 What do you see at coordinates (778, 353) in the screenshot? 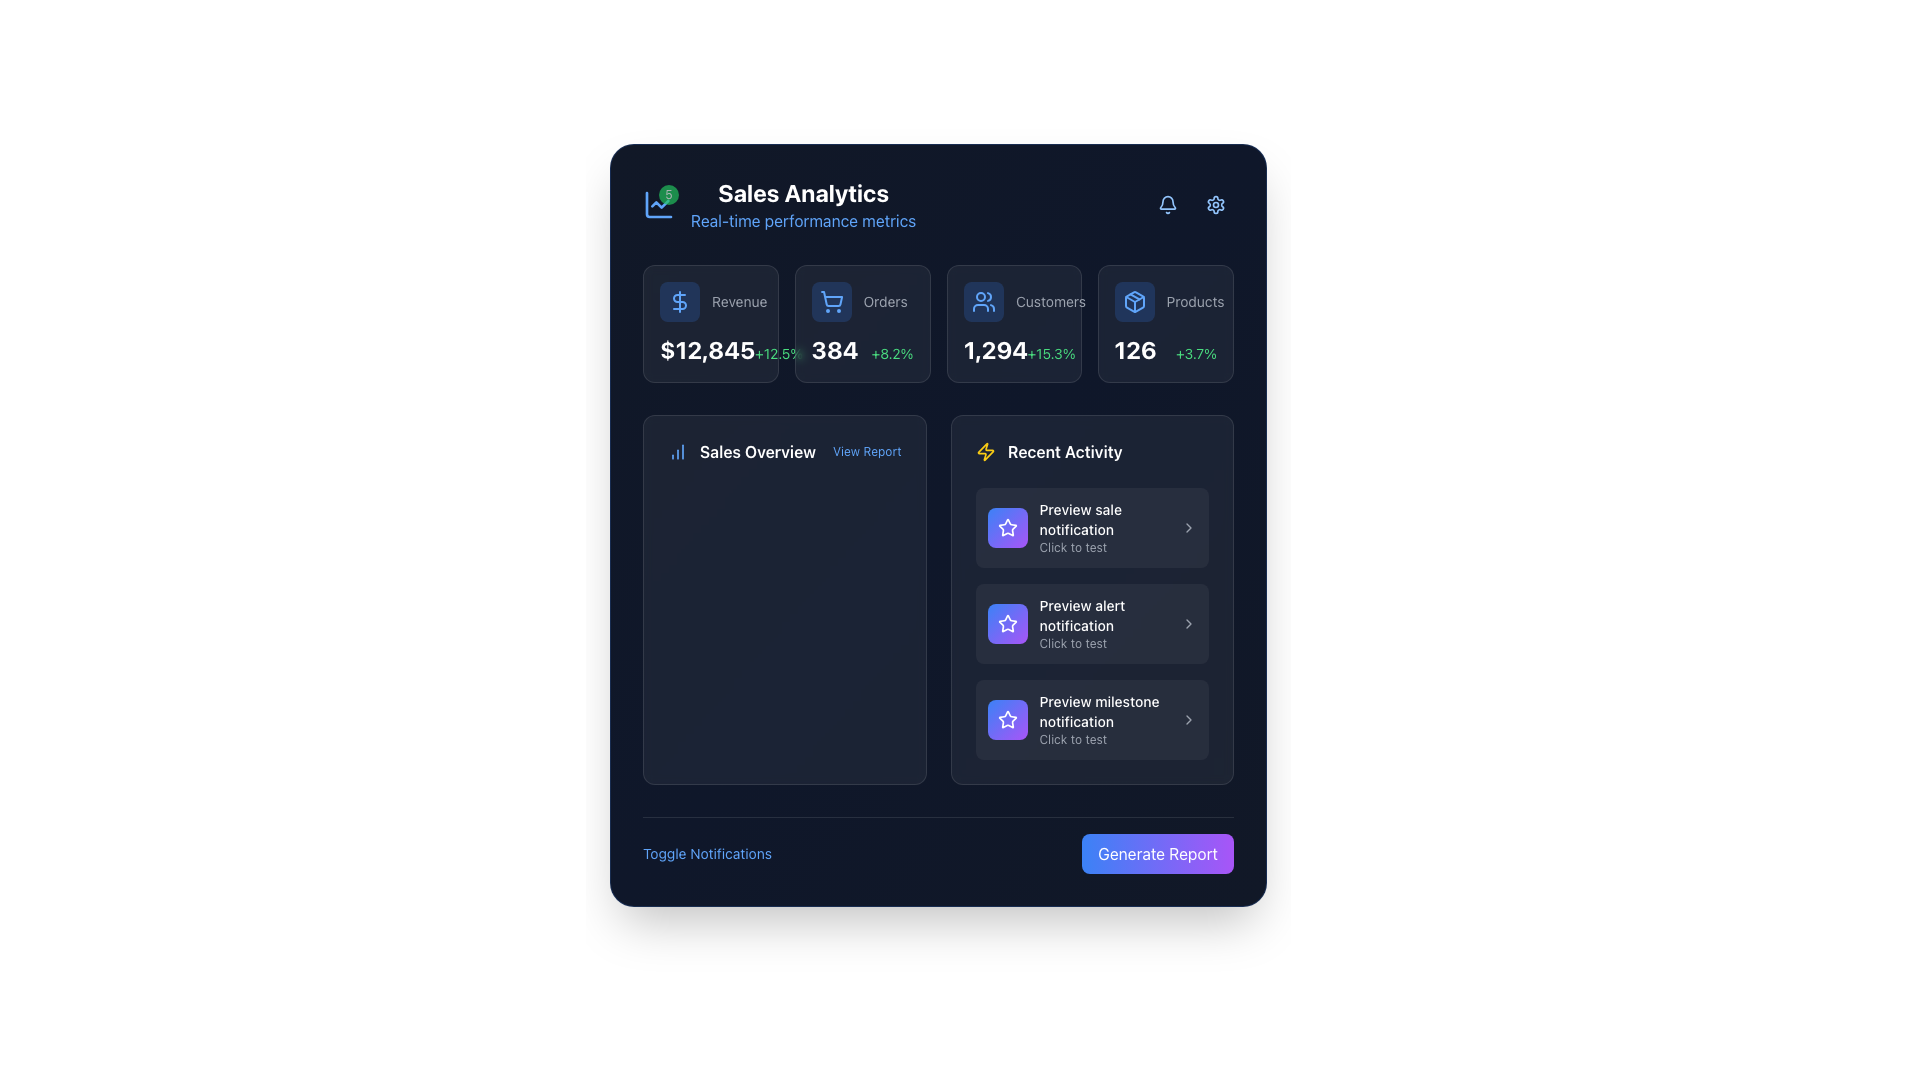
I see `the text label displaying '+12.5%' which is styled in green and is part of the 'Revenue' section card, positioned to the right of '$12,845'` at bounding box center [778, 353].